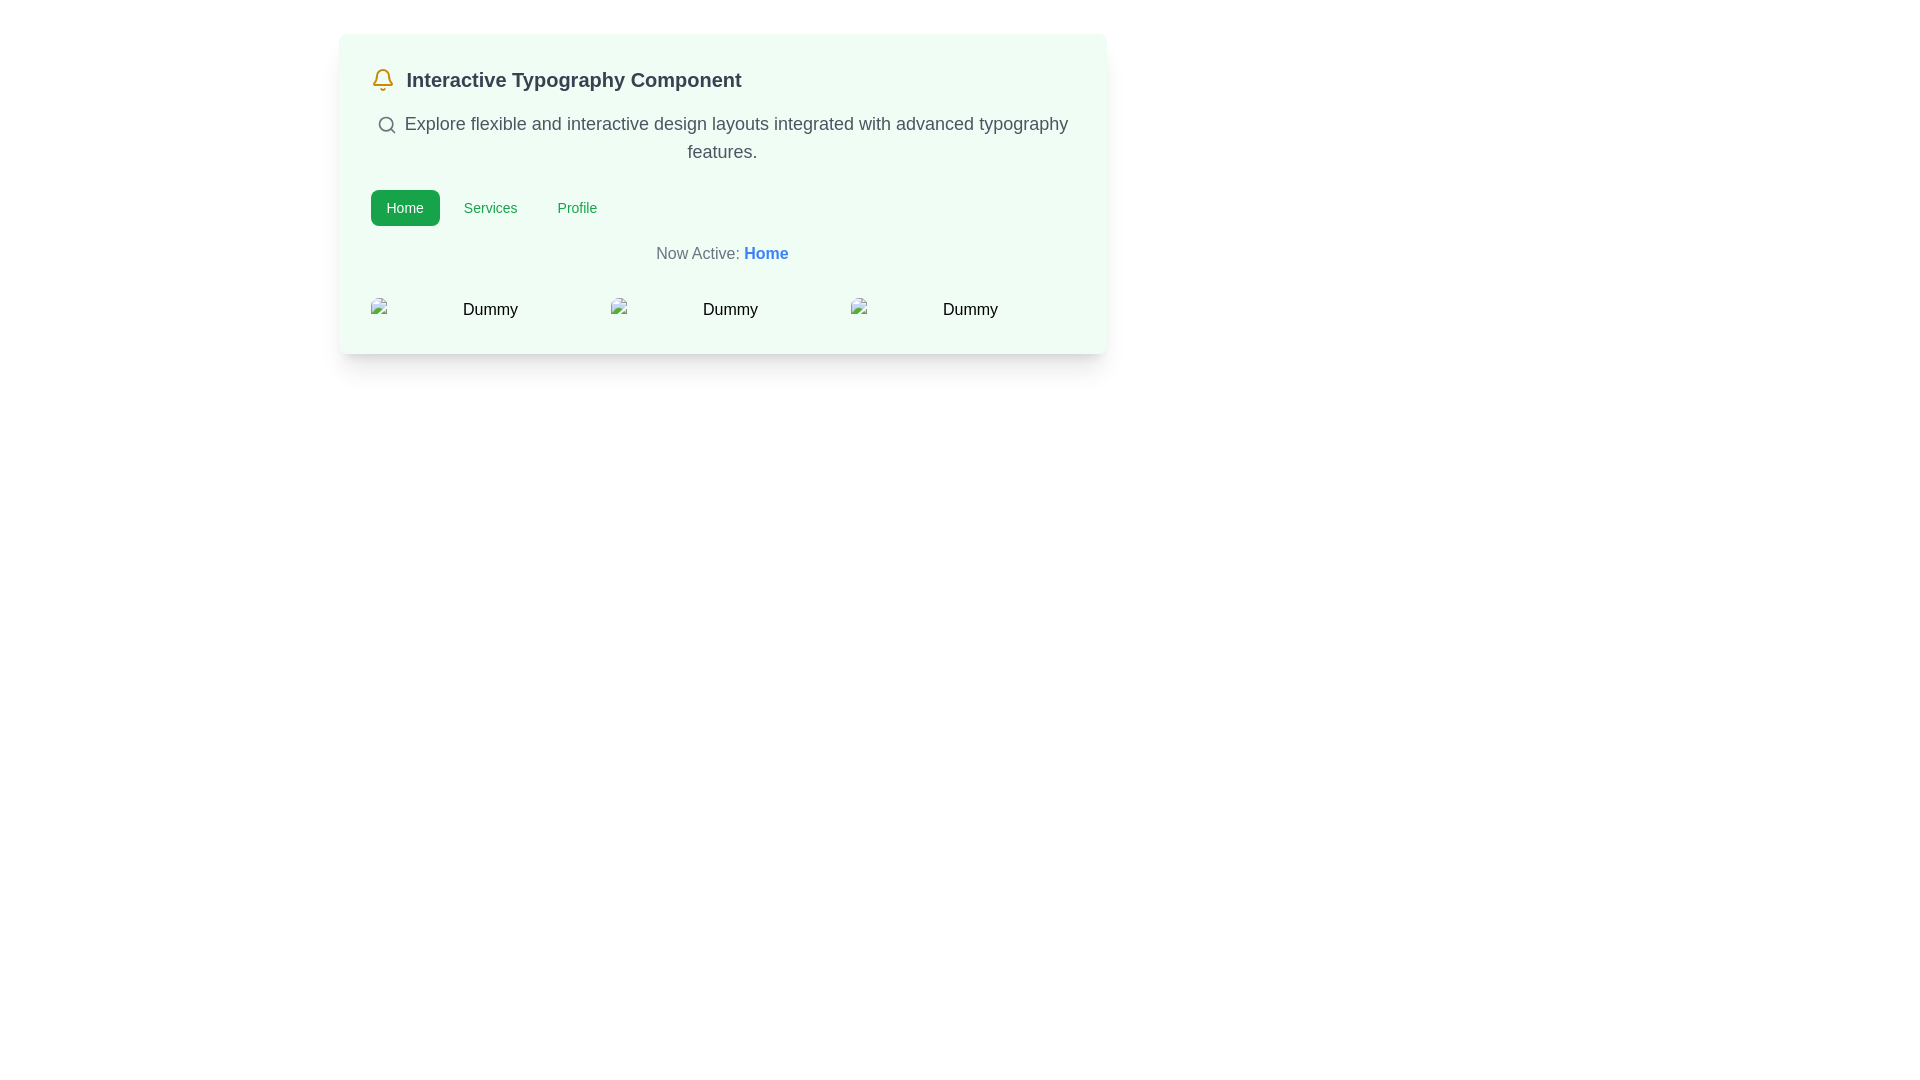 This screenshot has width=1920, height=1080. I want to click on the lower curved part of the yellow bell-shaped icon in the top-left corner of the card, which symbolizes alerts or notifications, so click(382, 76).